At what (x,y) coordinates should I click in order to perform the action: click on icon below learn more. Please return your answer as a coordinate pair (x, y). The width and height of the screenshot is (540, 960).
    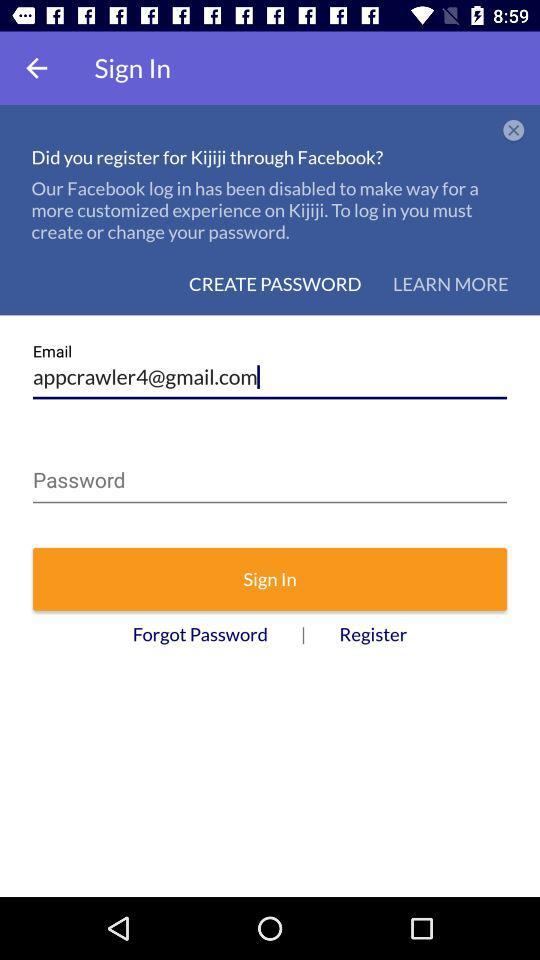
    Looking at the image, I should click on (270, 369).